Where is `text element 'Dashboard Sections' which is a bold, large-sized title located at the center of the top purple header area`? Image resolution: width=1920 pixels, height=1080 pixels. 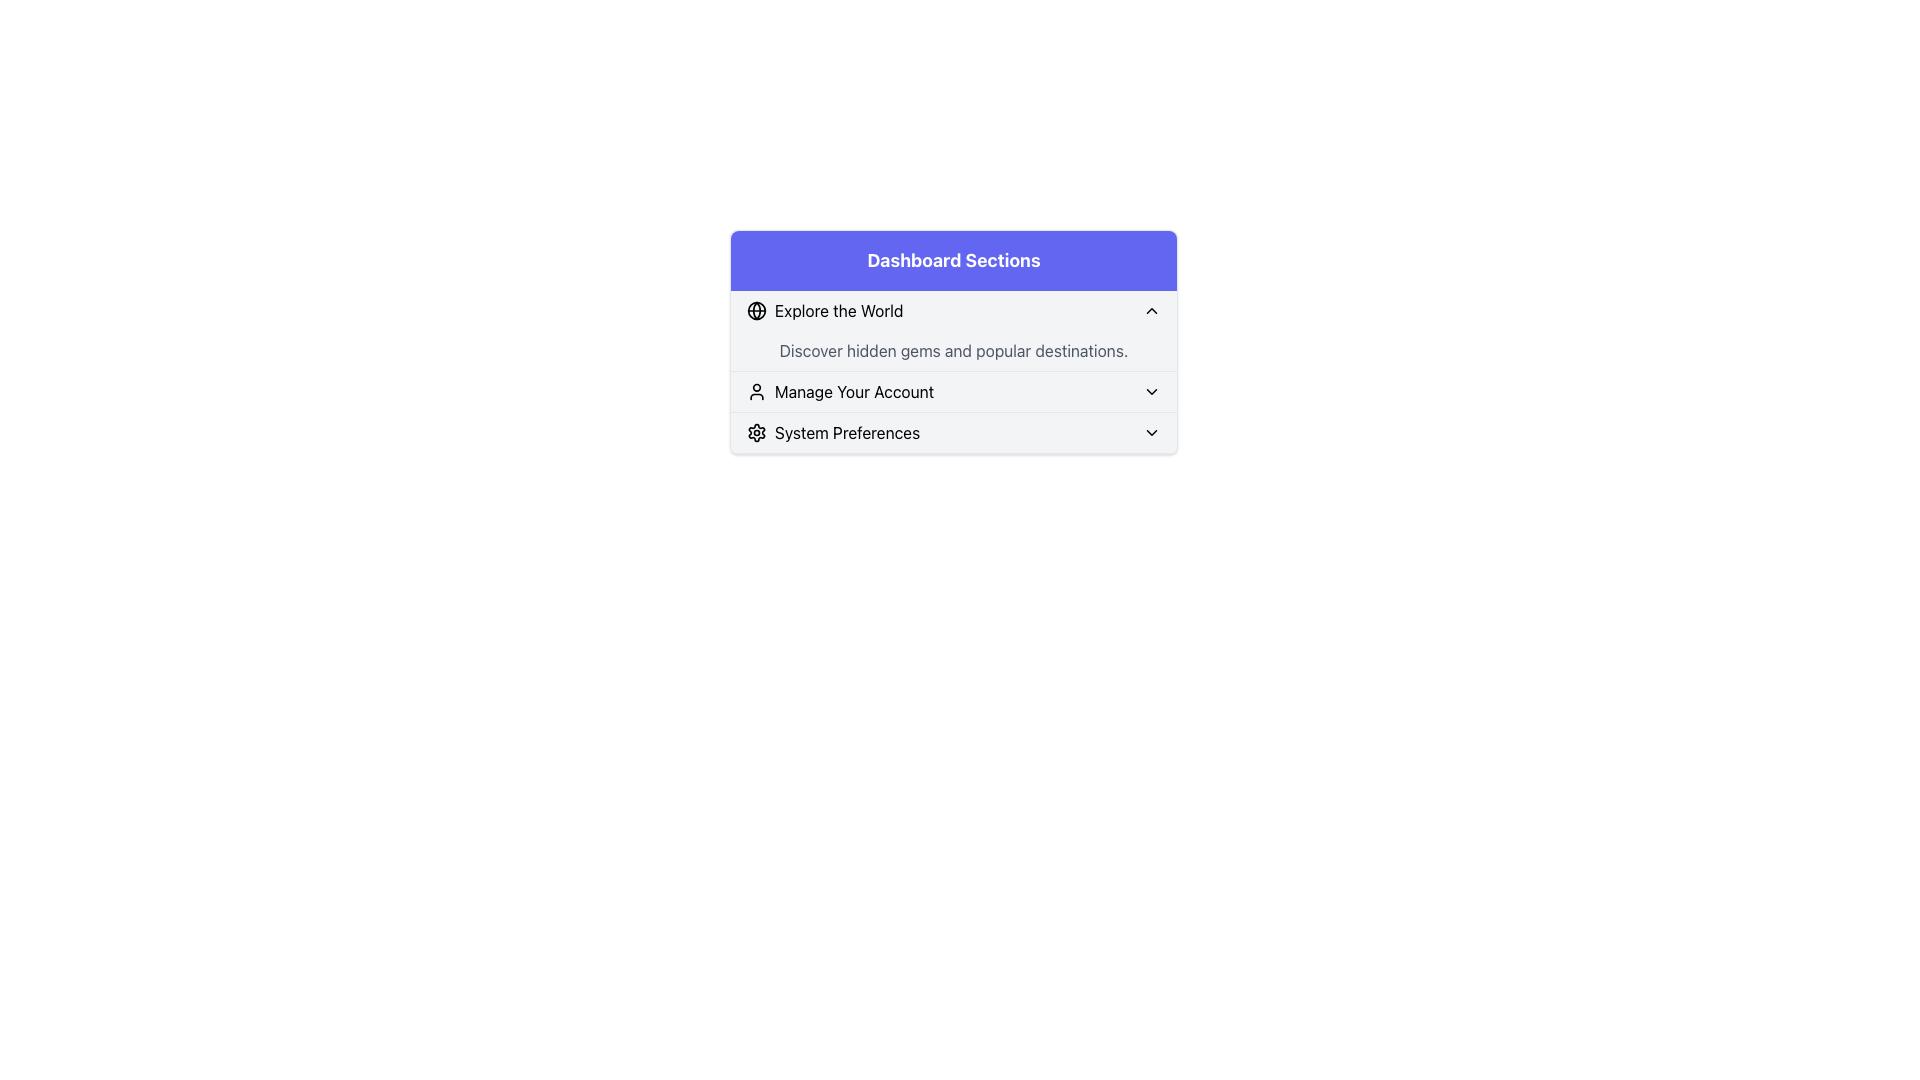 text element 'Dashboard Sections' which is a bold, large-sized title located at the center of the top purple header area is located at coordinates (953, 260).